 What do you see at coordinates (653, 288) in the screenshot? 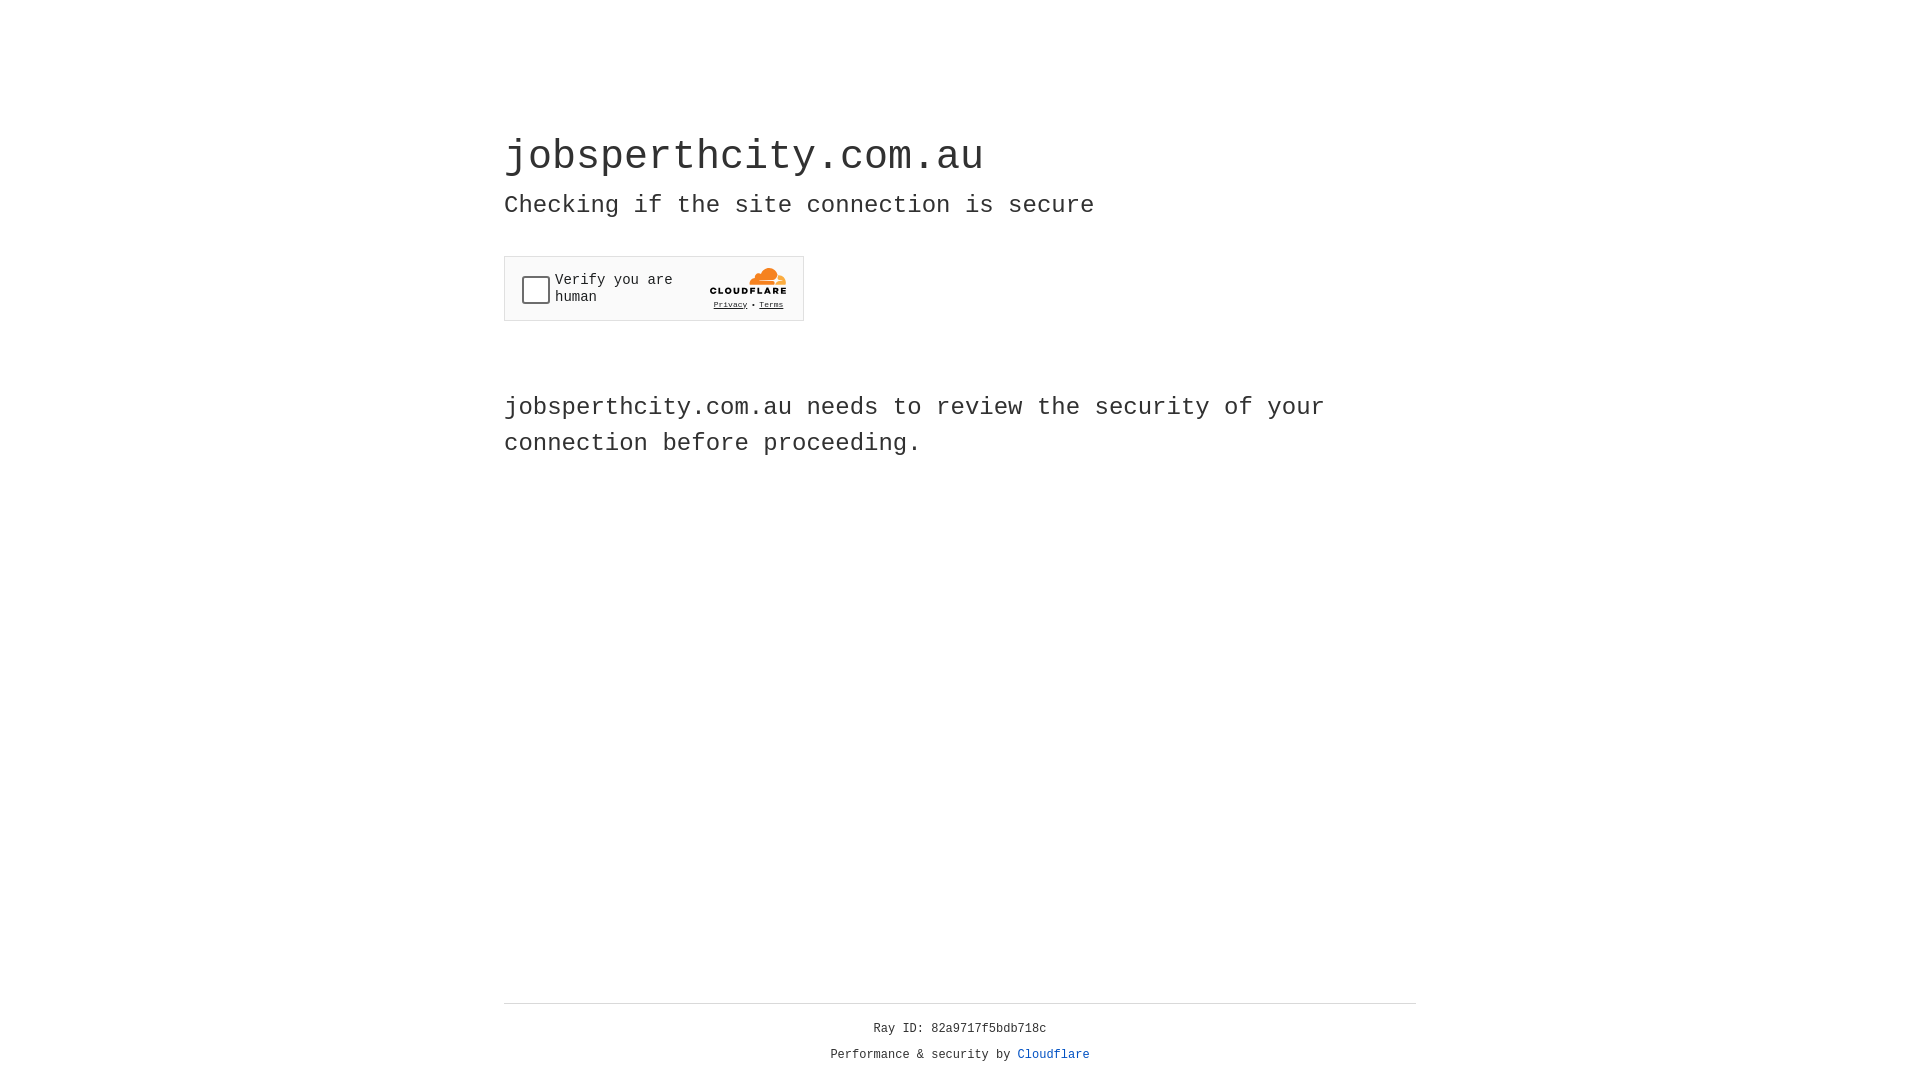
I see `'Widget containing a Cloudflare security challenge'` at bounding box center [653, 288].